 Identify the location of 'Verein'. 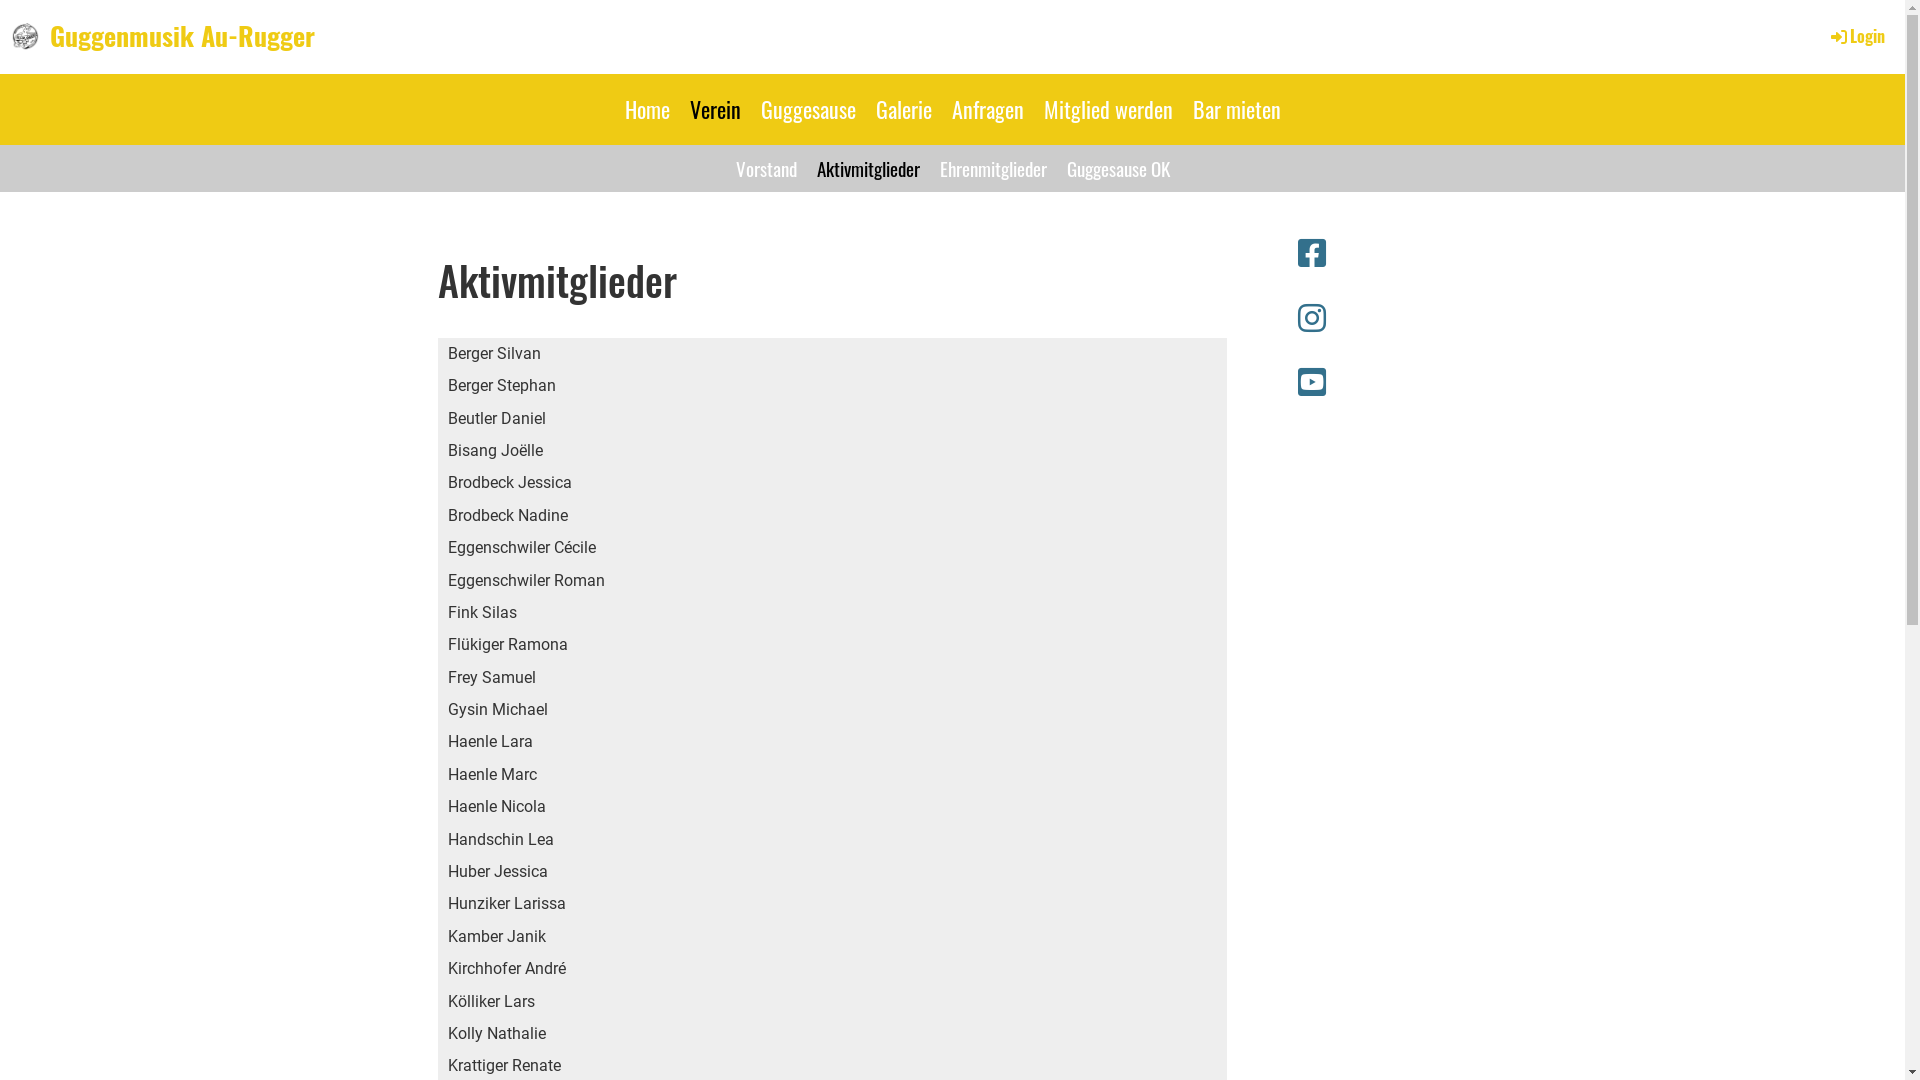
(715, 109).